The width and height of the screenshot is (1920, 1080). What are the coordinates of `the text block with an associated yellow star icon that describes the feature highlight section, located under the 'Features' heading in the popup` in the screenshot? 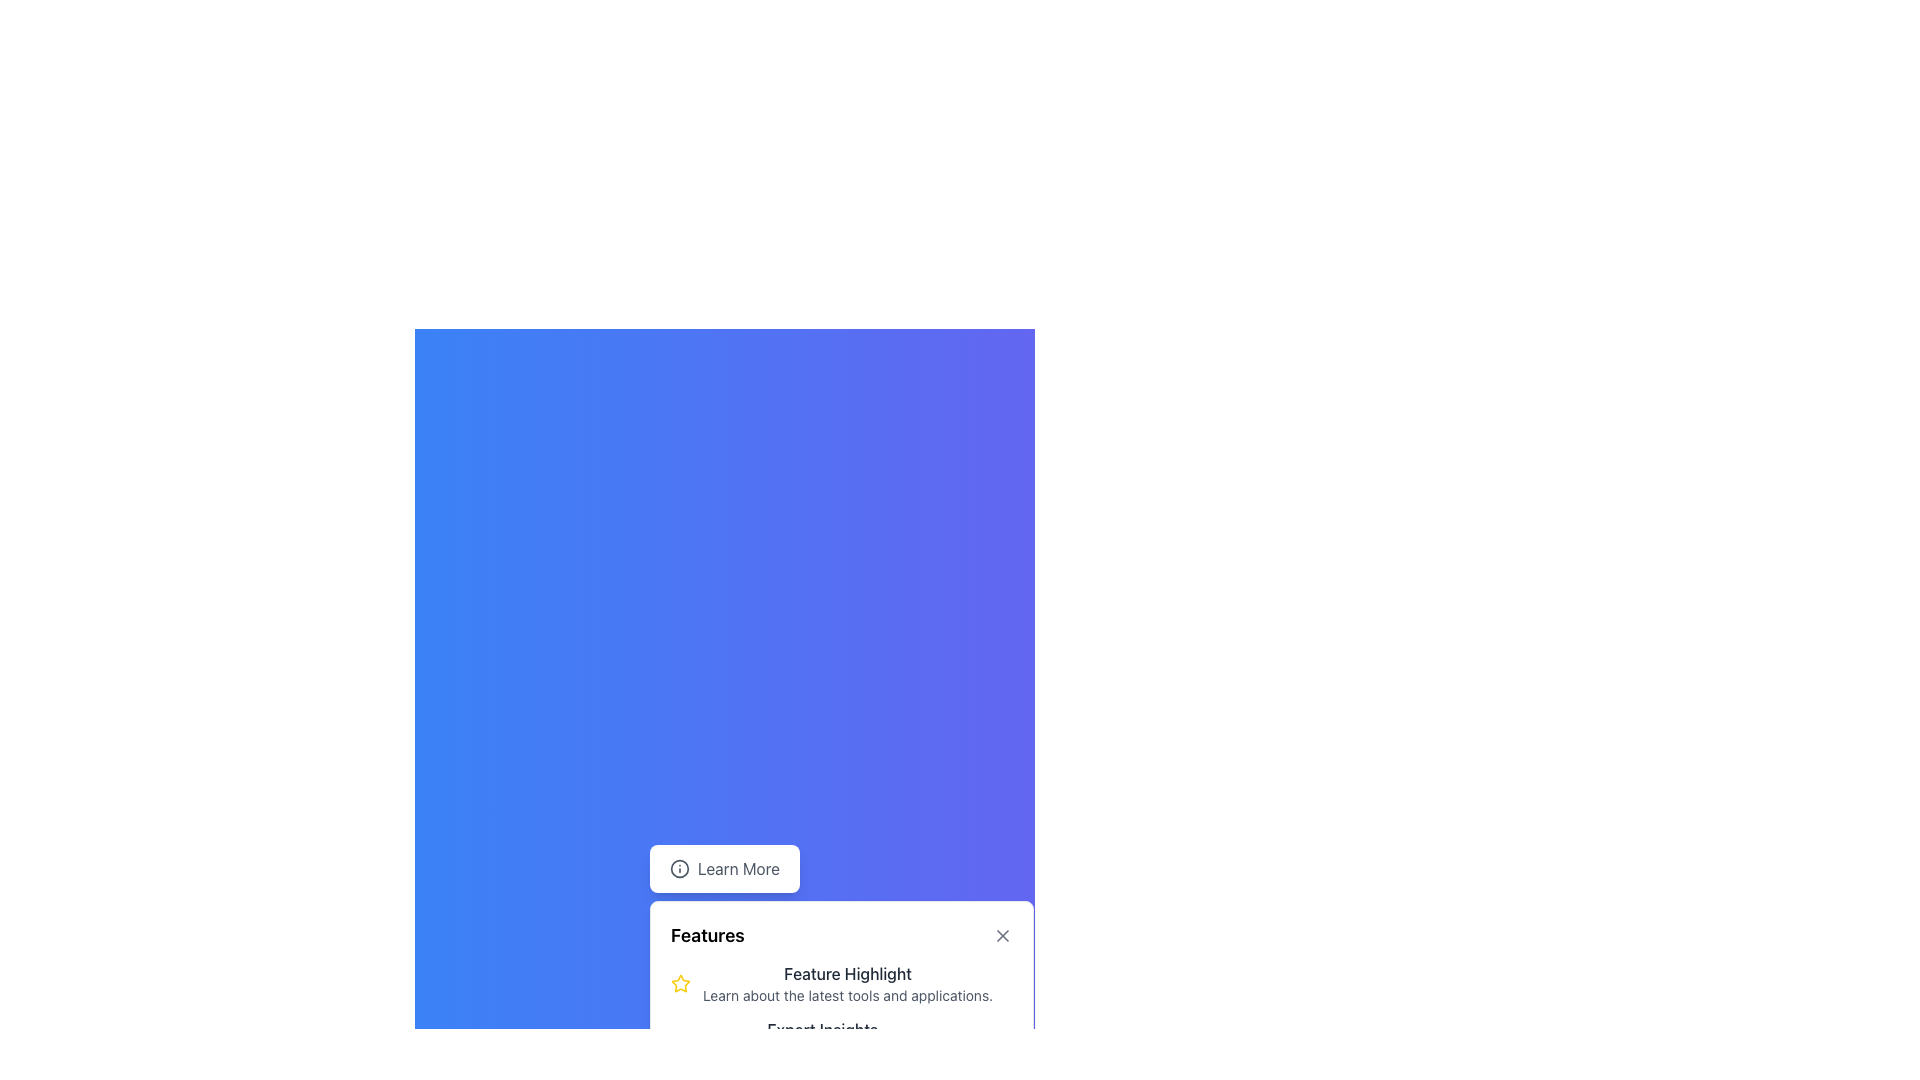 It's located at (841, 1011).